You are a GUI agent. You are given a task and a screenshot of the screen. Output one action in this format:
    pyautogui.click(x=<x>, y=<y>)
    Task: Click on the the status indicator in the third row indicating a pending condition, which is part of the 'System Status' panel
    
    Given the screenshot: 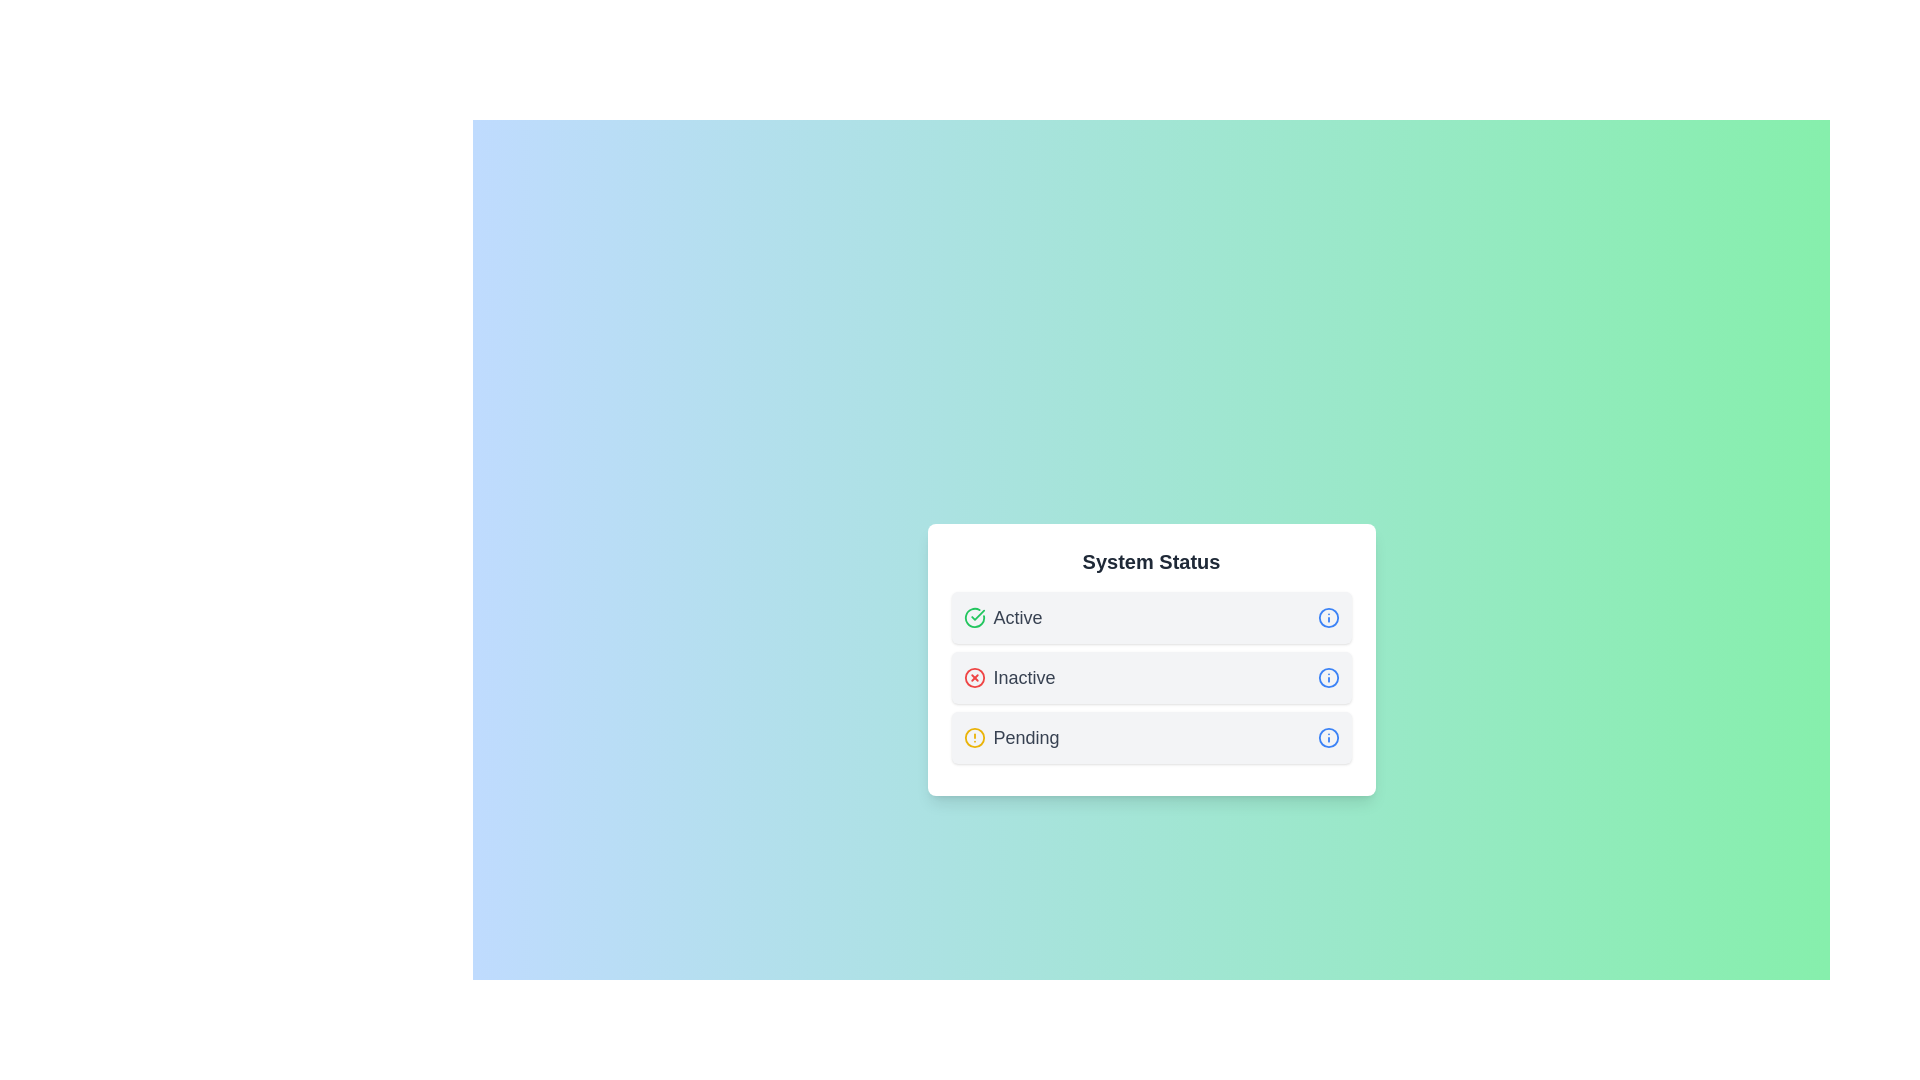 What is the action you would take?
    pyautogui.click(x=1011, y=737)
    